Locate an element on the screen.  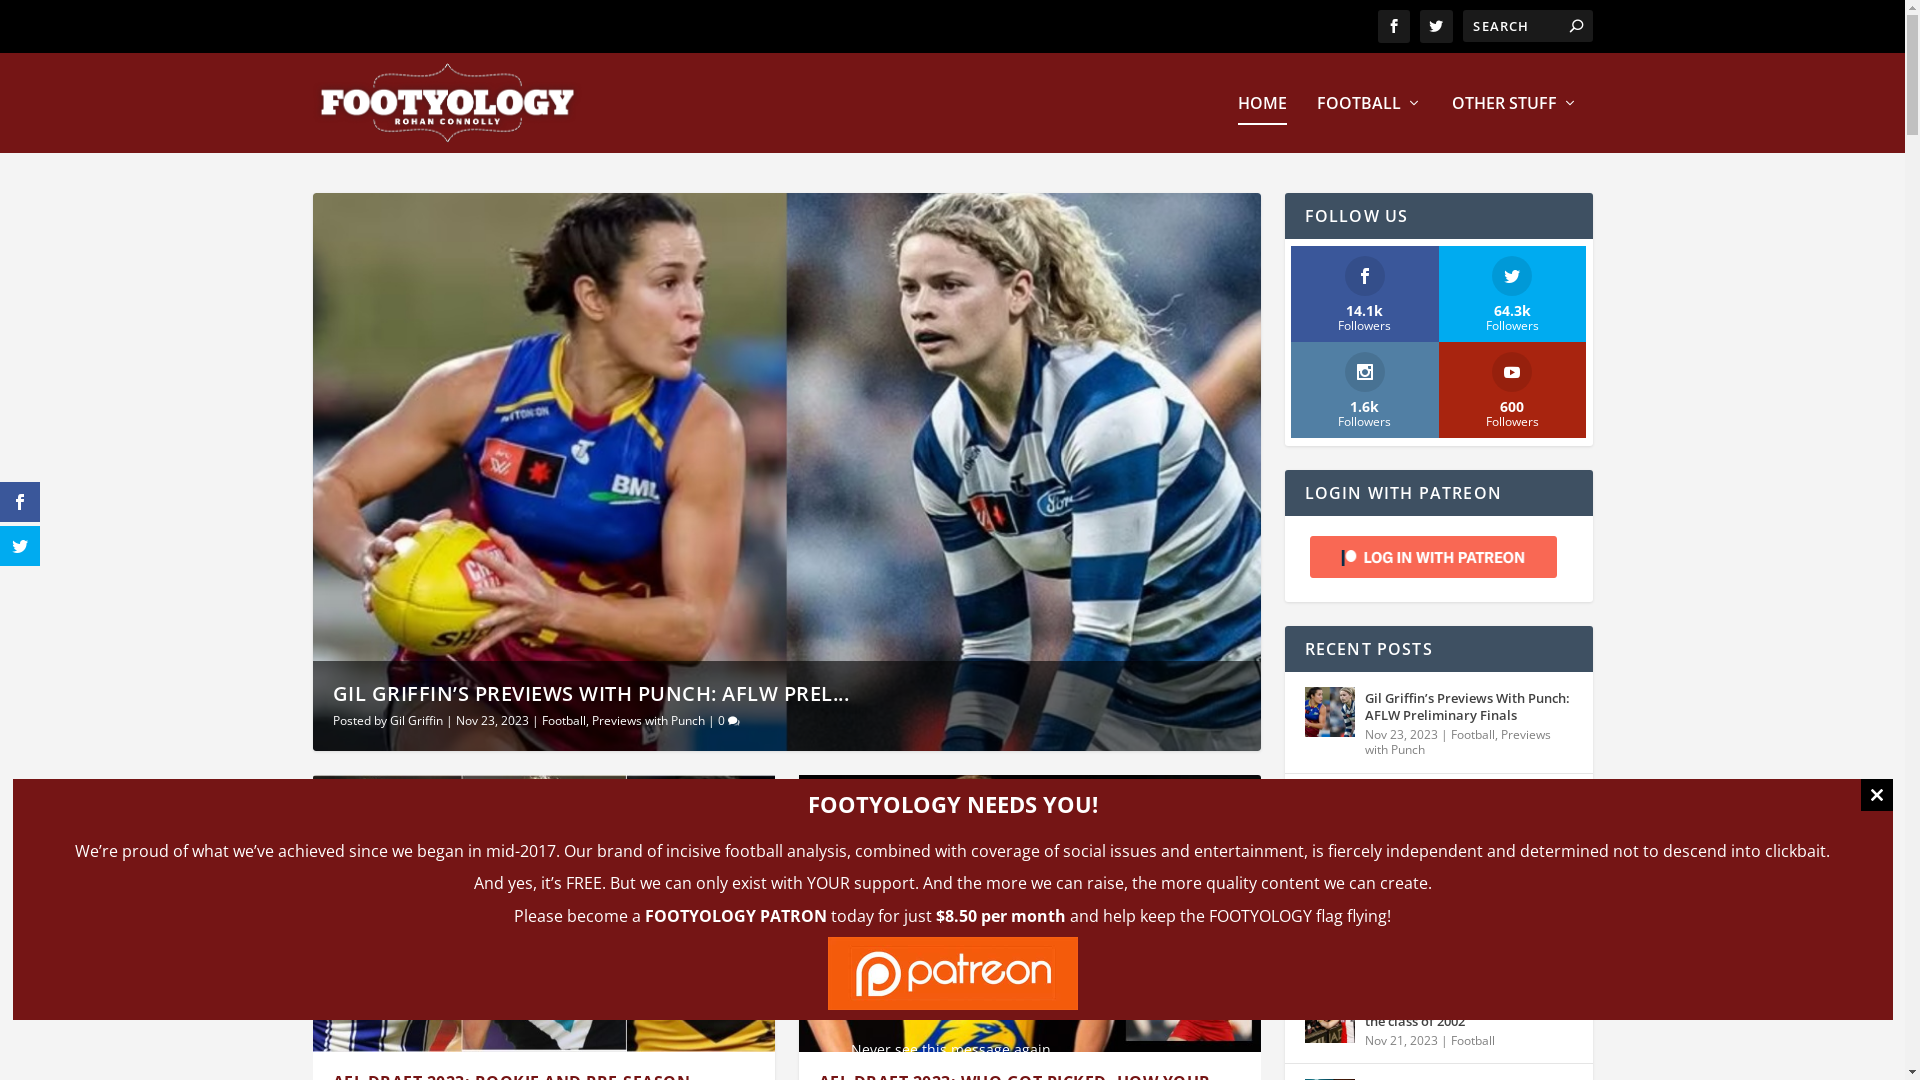
'1.6k is located at coordinates (1363, 389).